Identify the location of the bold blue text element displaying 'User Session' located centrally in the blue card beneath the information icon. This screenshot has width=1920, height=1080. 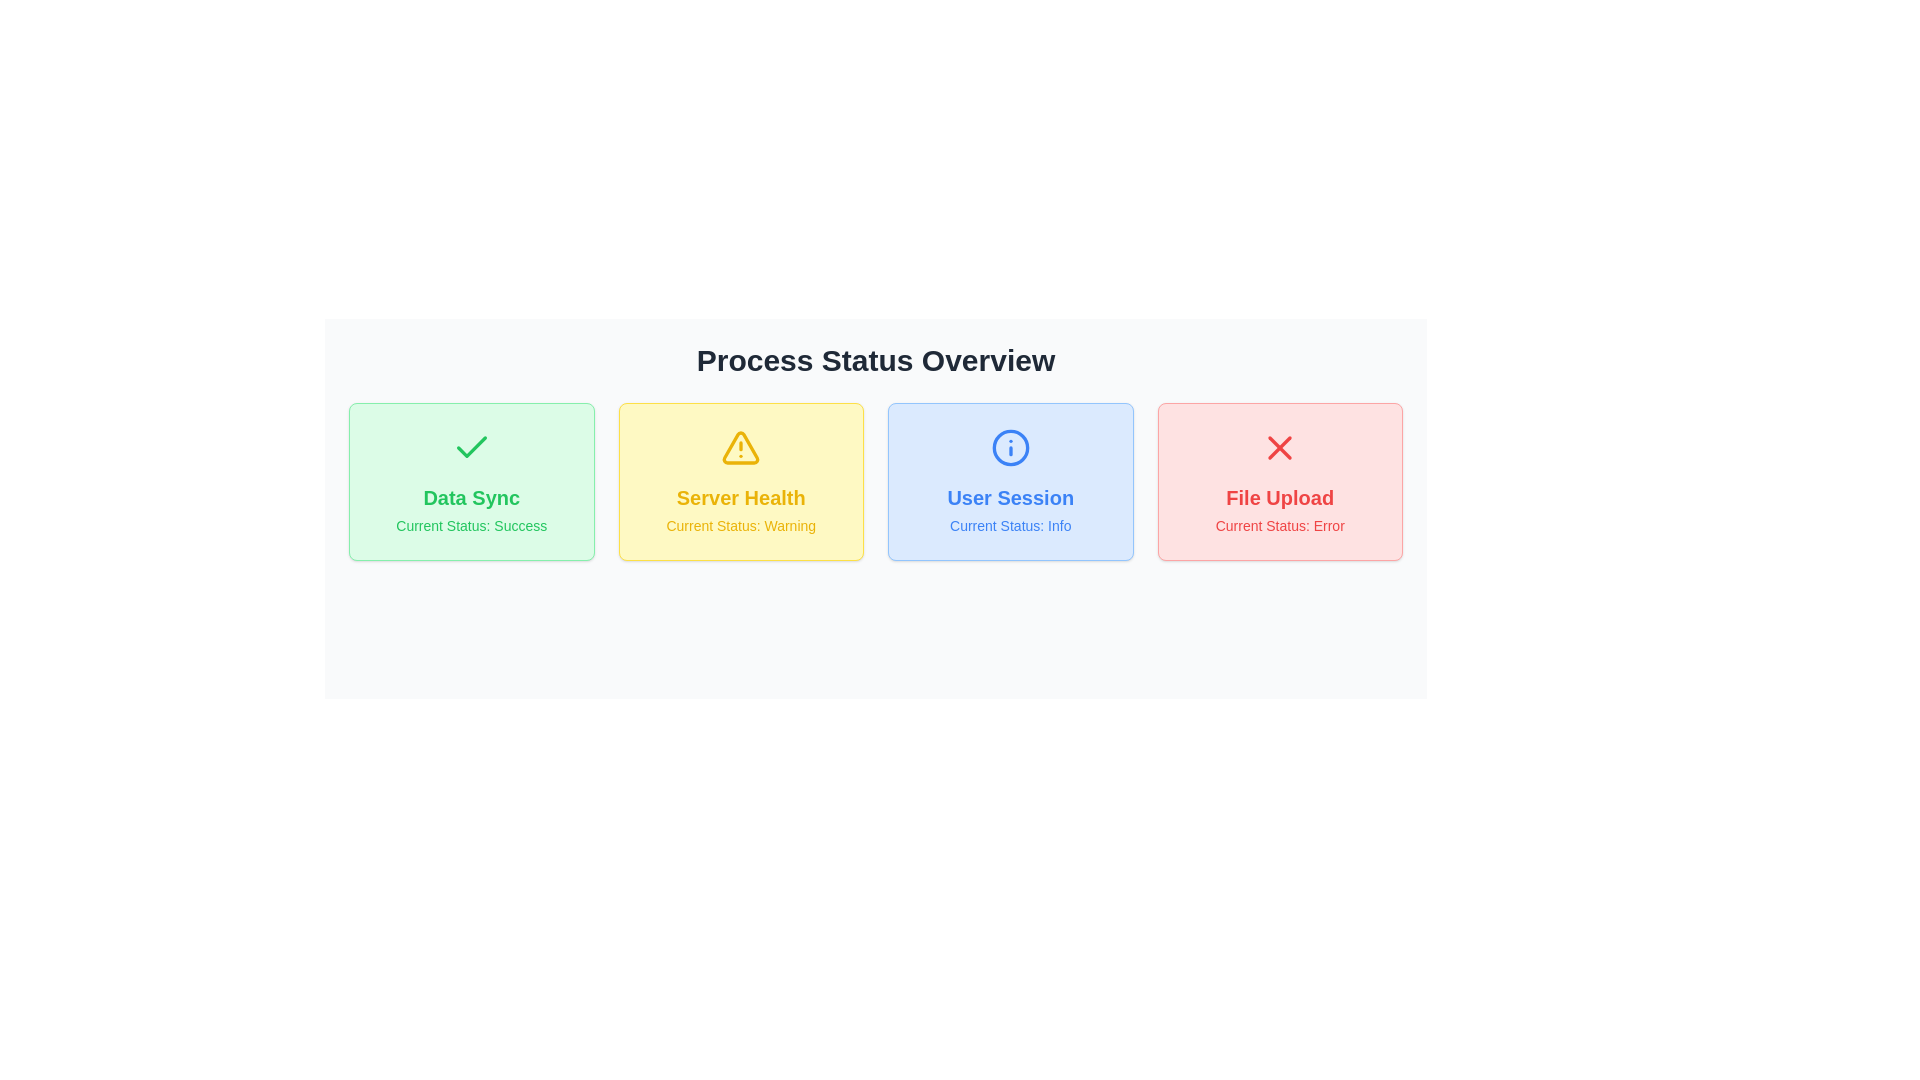
(1010, 496).